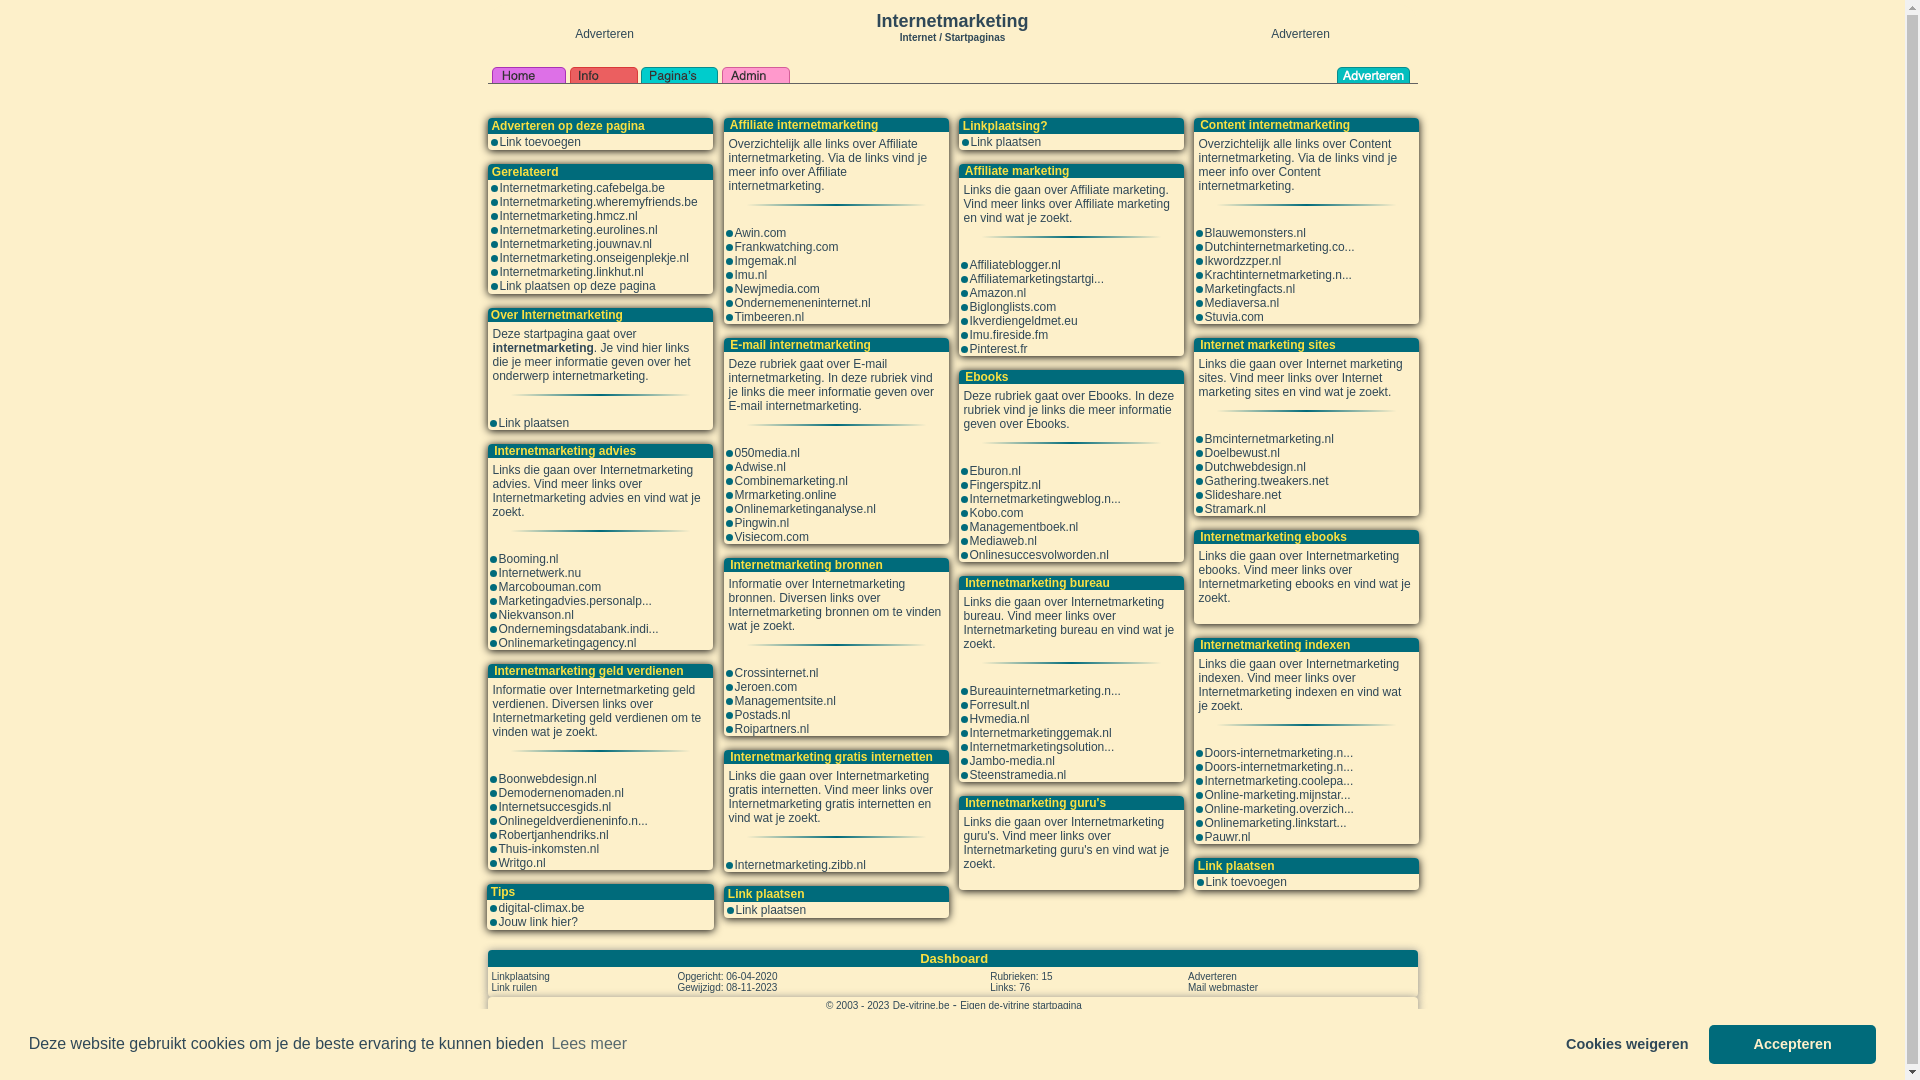  I want to click on 'Adwise.nl', so click(758, 466).